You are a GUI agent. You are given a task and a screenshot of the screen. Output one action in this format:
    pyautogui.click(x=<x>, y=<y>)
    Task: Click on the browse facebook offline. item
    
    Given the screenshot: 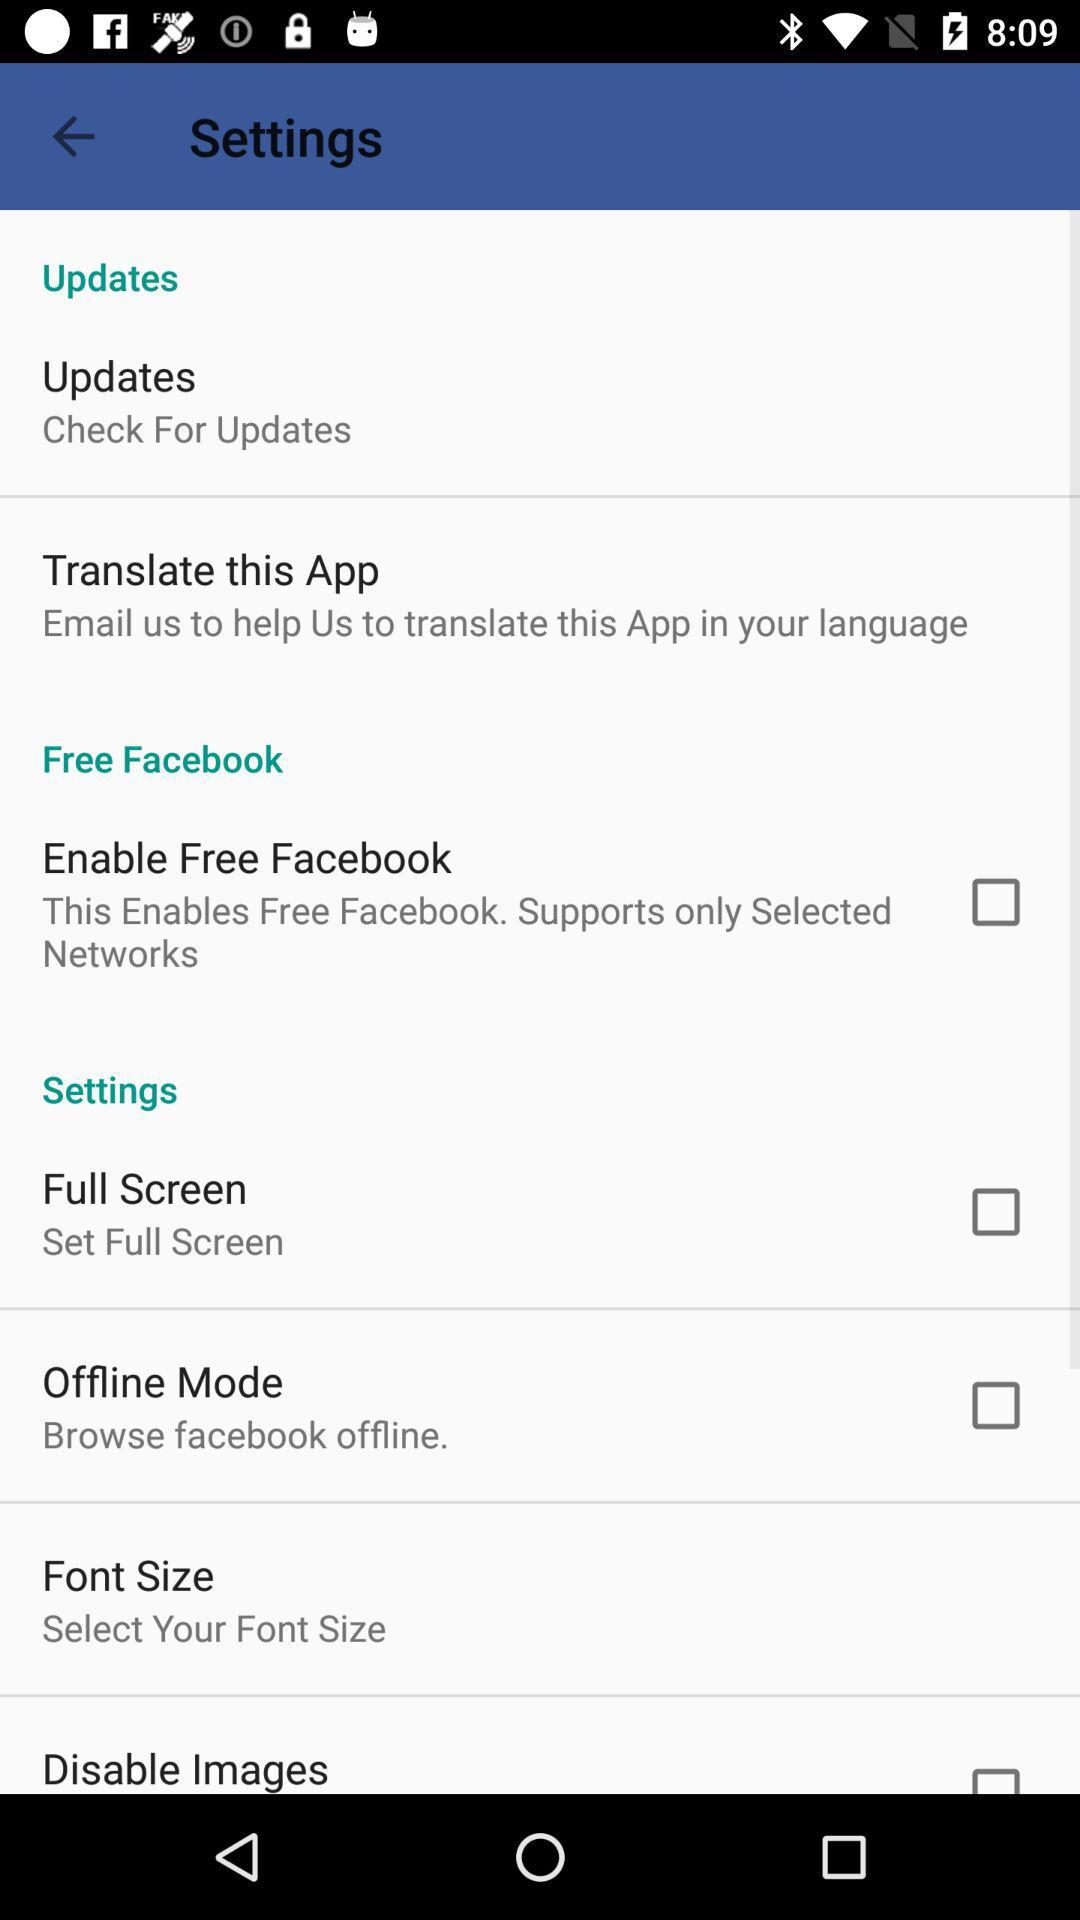 What is the action you would take?
    pyautogui.click(x=244, y=1433)
    